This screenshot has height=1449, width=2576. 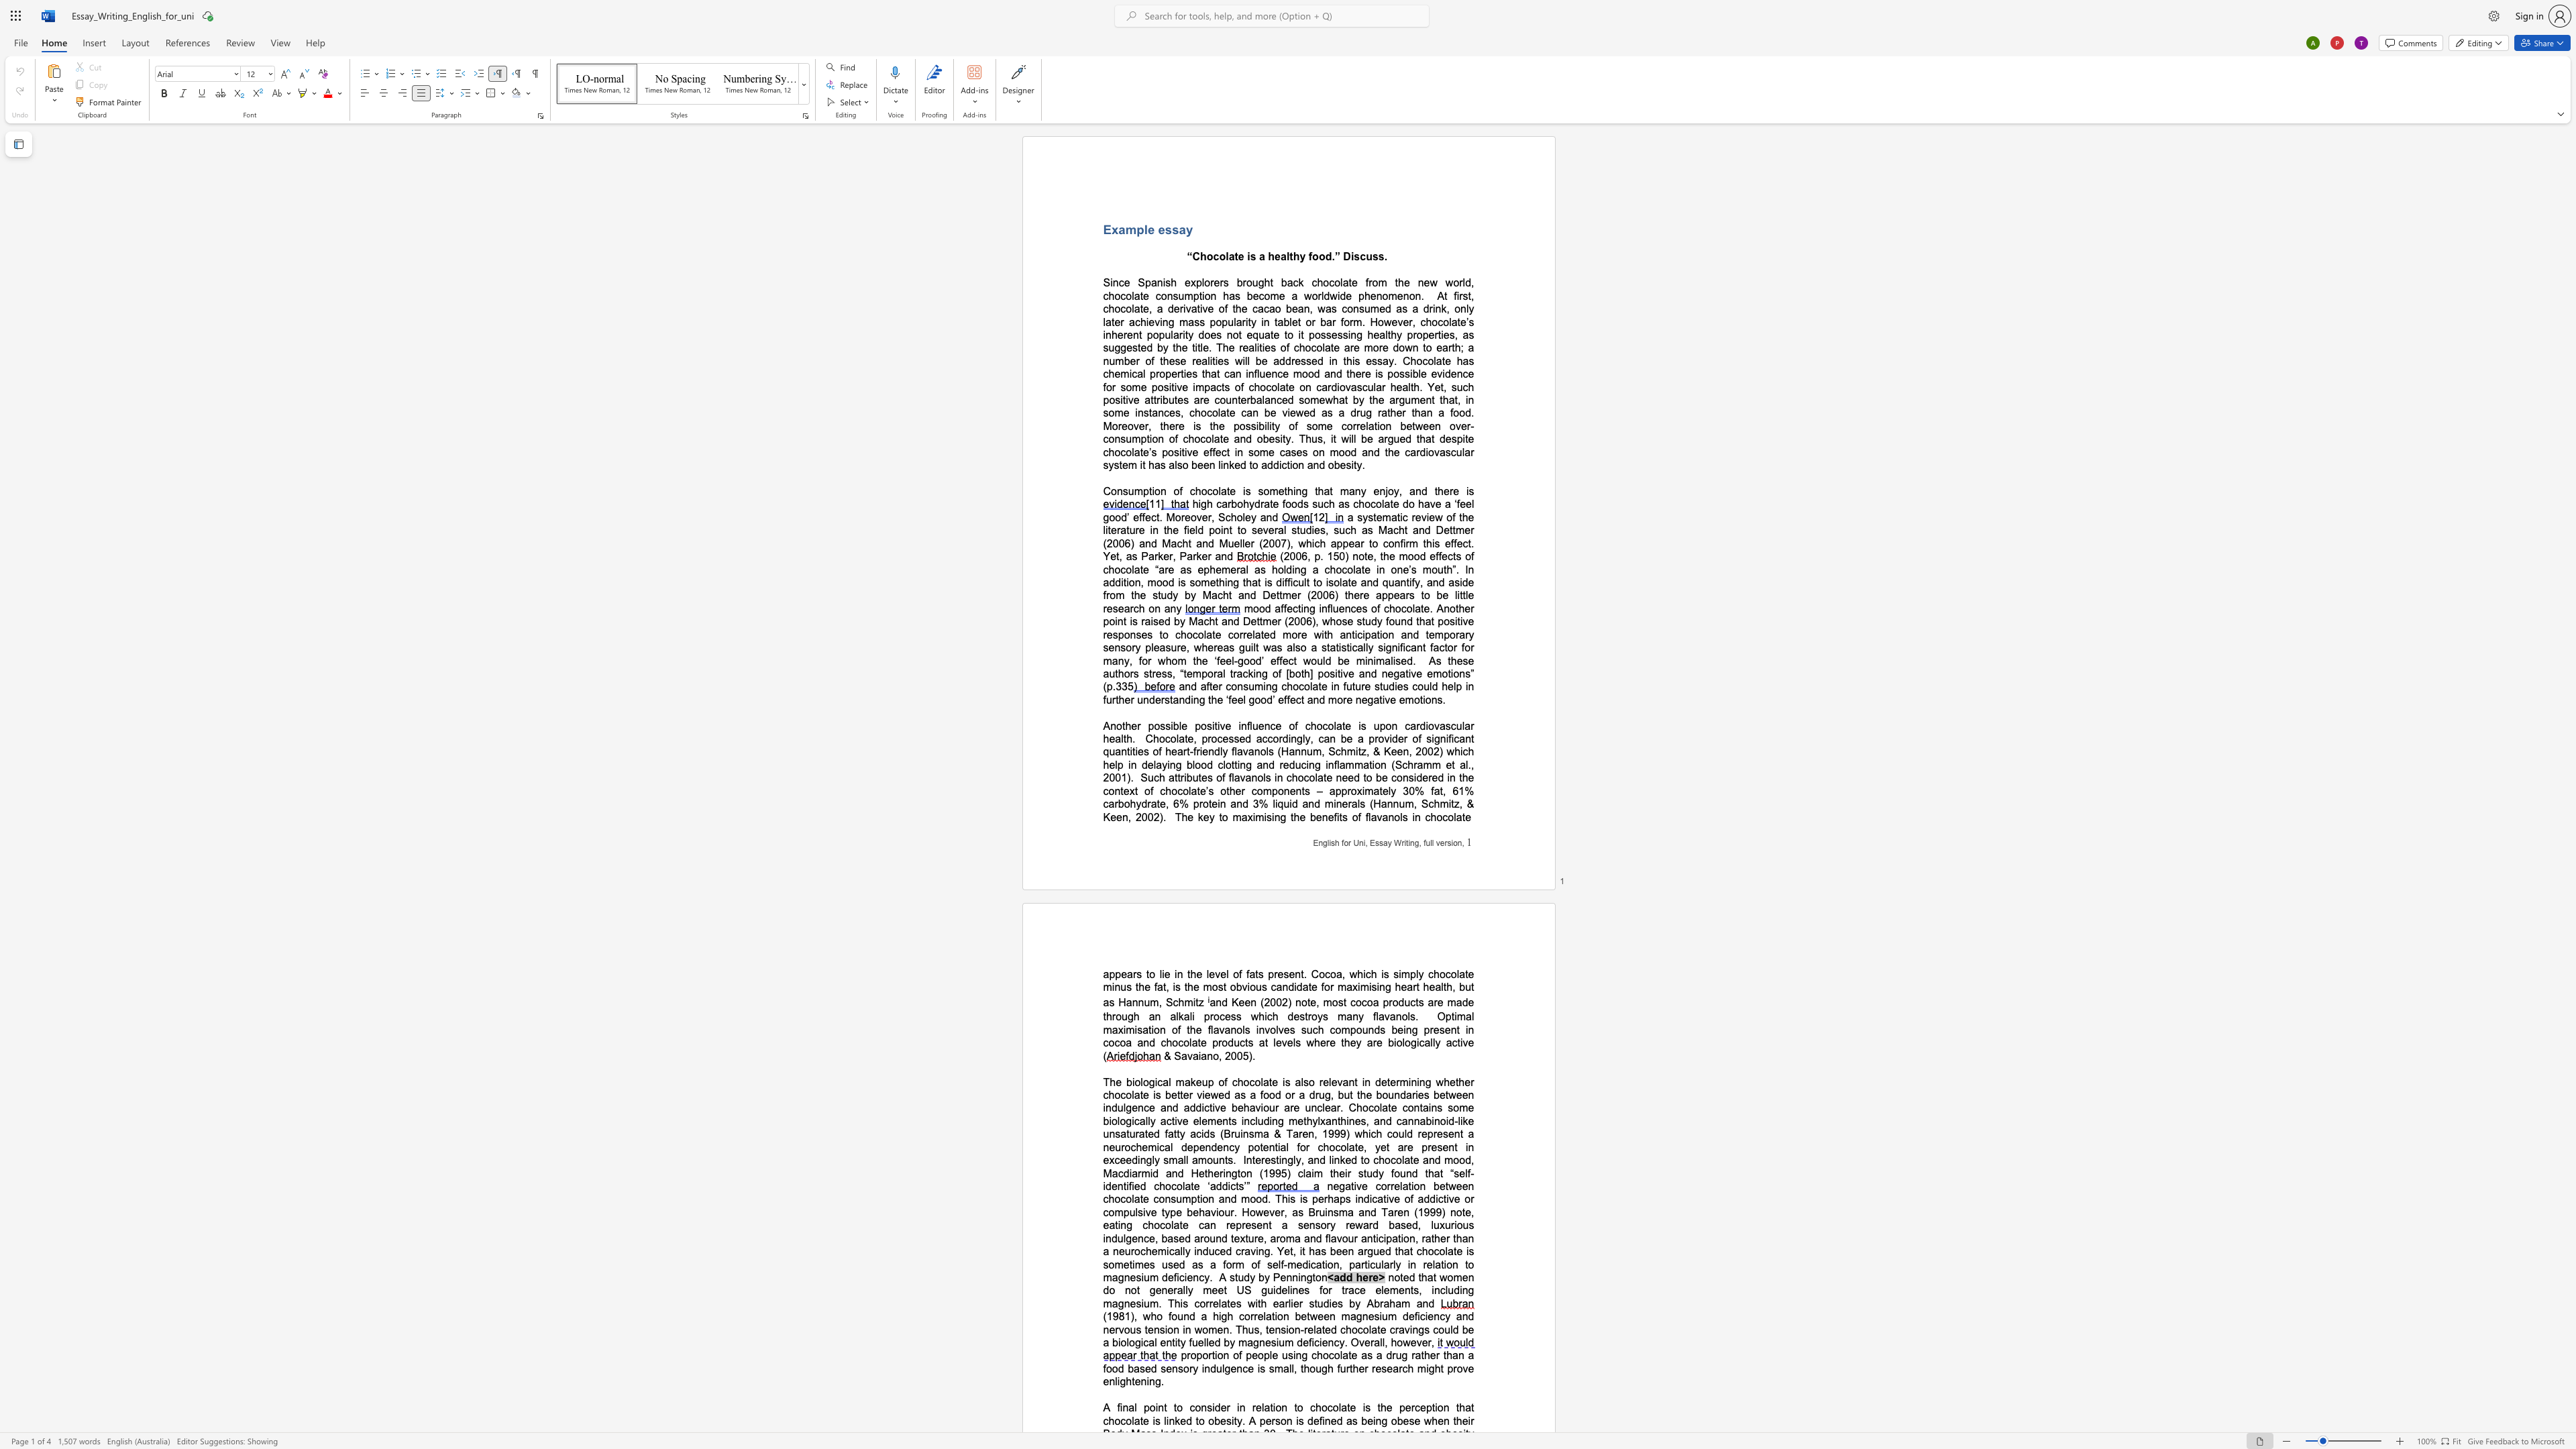 What do you see at coordinates (1345, 1276) in the screenshot?
I see `the space between the continuous character "d" and "d" in the text` at bounding box center [1345, 1276].